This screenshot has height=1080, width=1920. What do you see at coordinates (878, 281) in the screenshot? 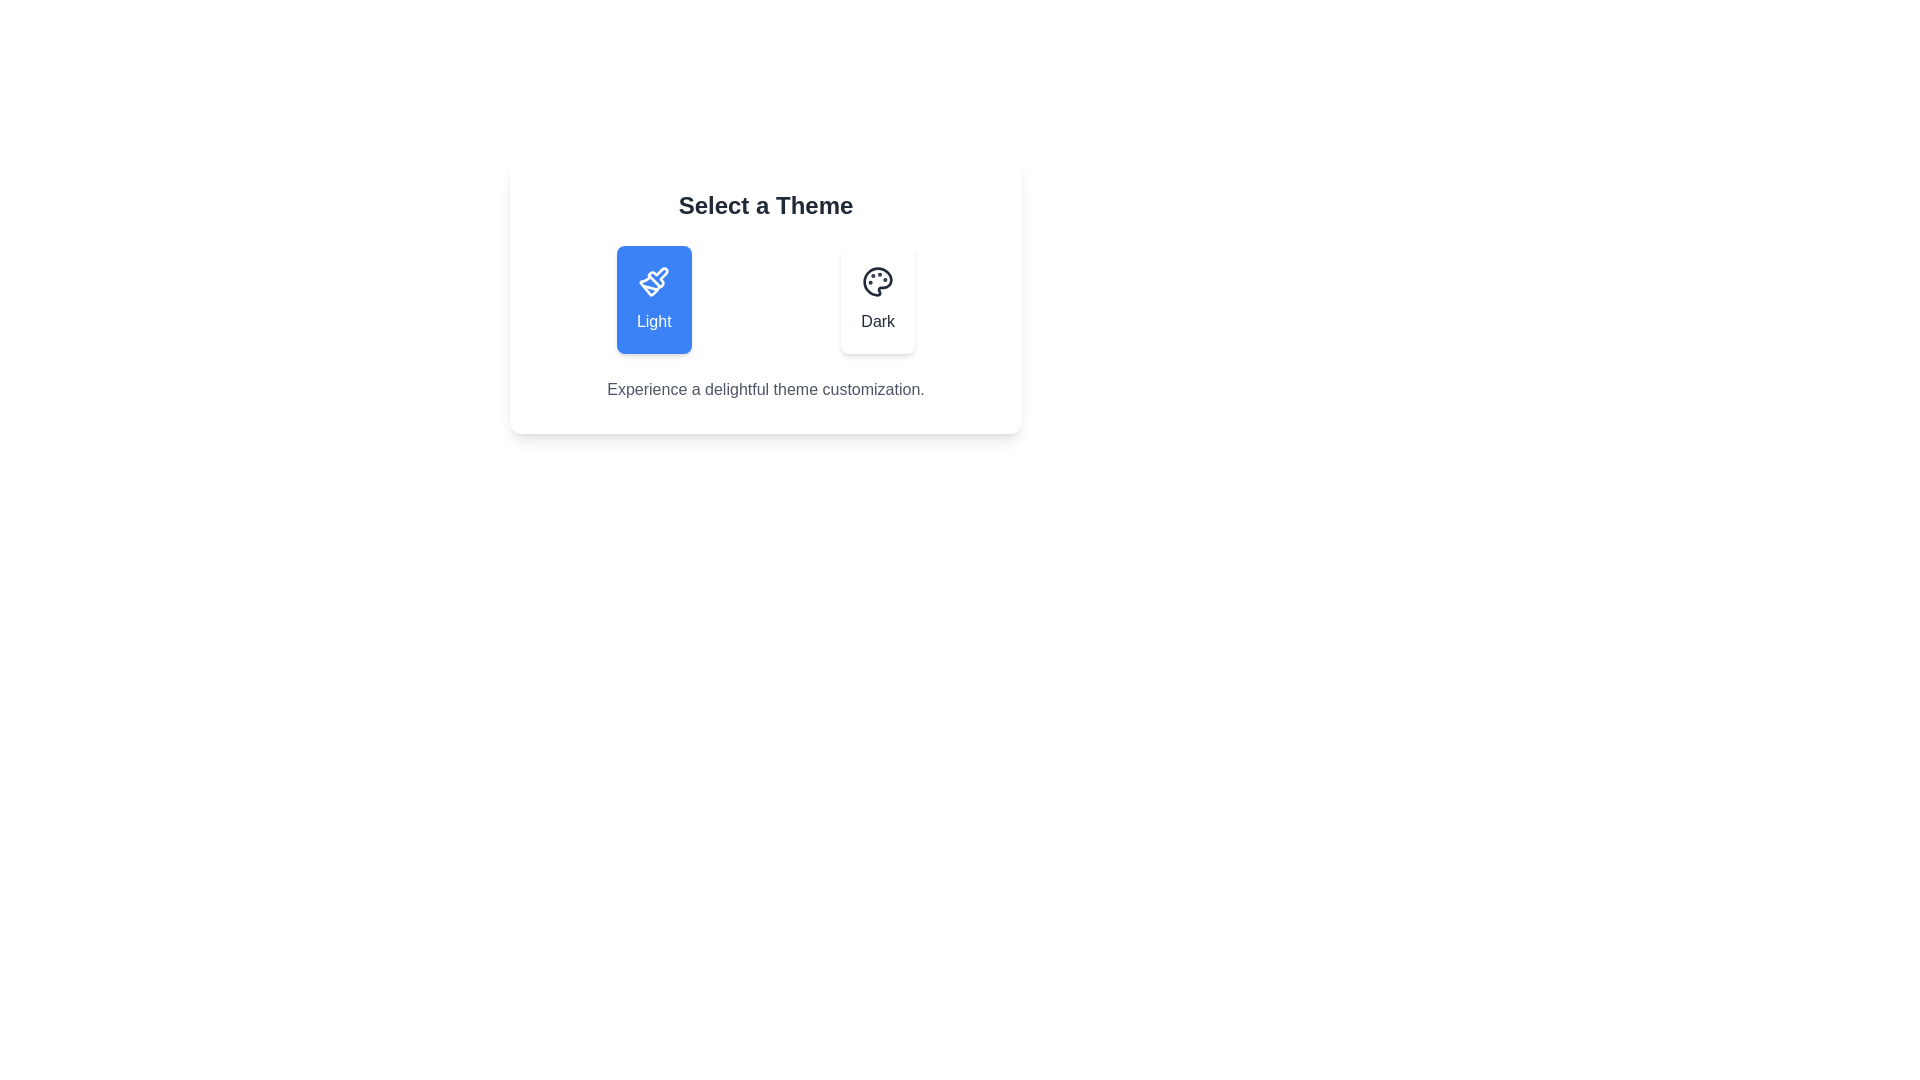
I see `the theme icon for Dark theme` at bounding box center [878, 281].